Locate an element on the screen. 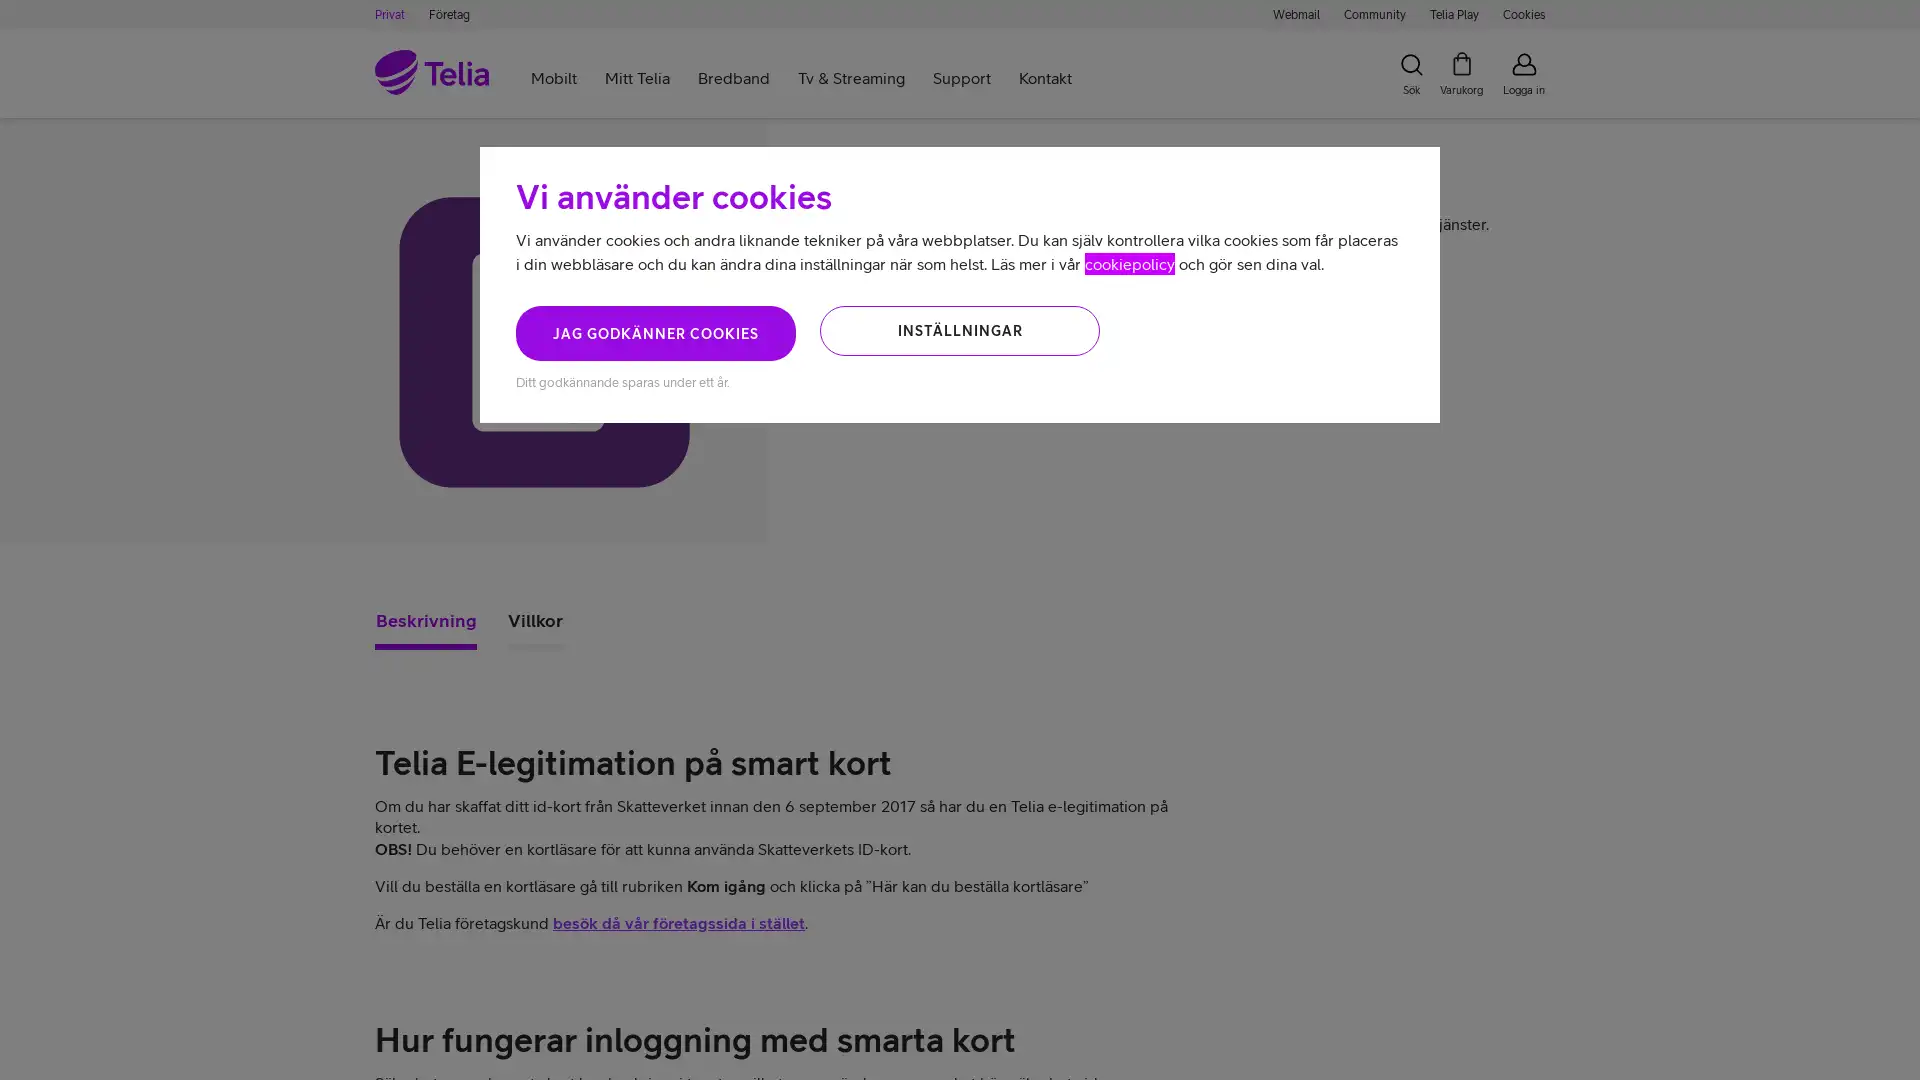  JAG GODKANNER COOKIES is located at coordinates (656, 332).